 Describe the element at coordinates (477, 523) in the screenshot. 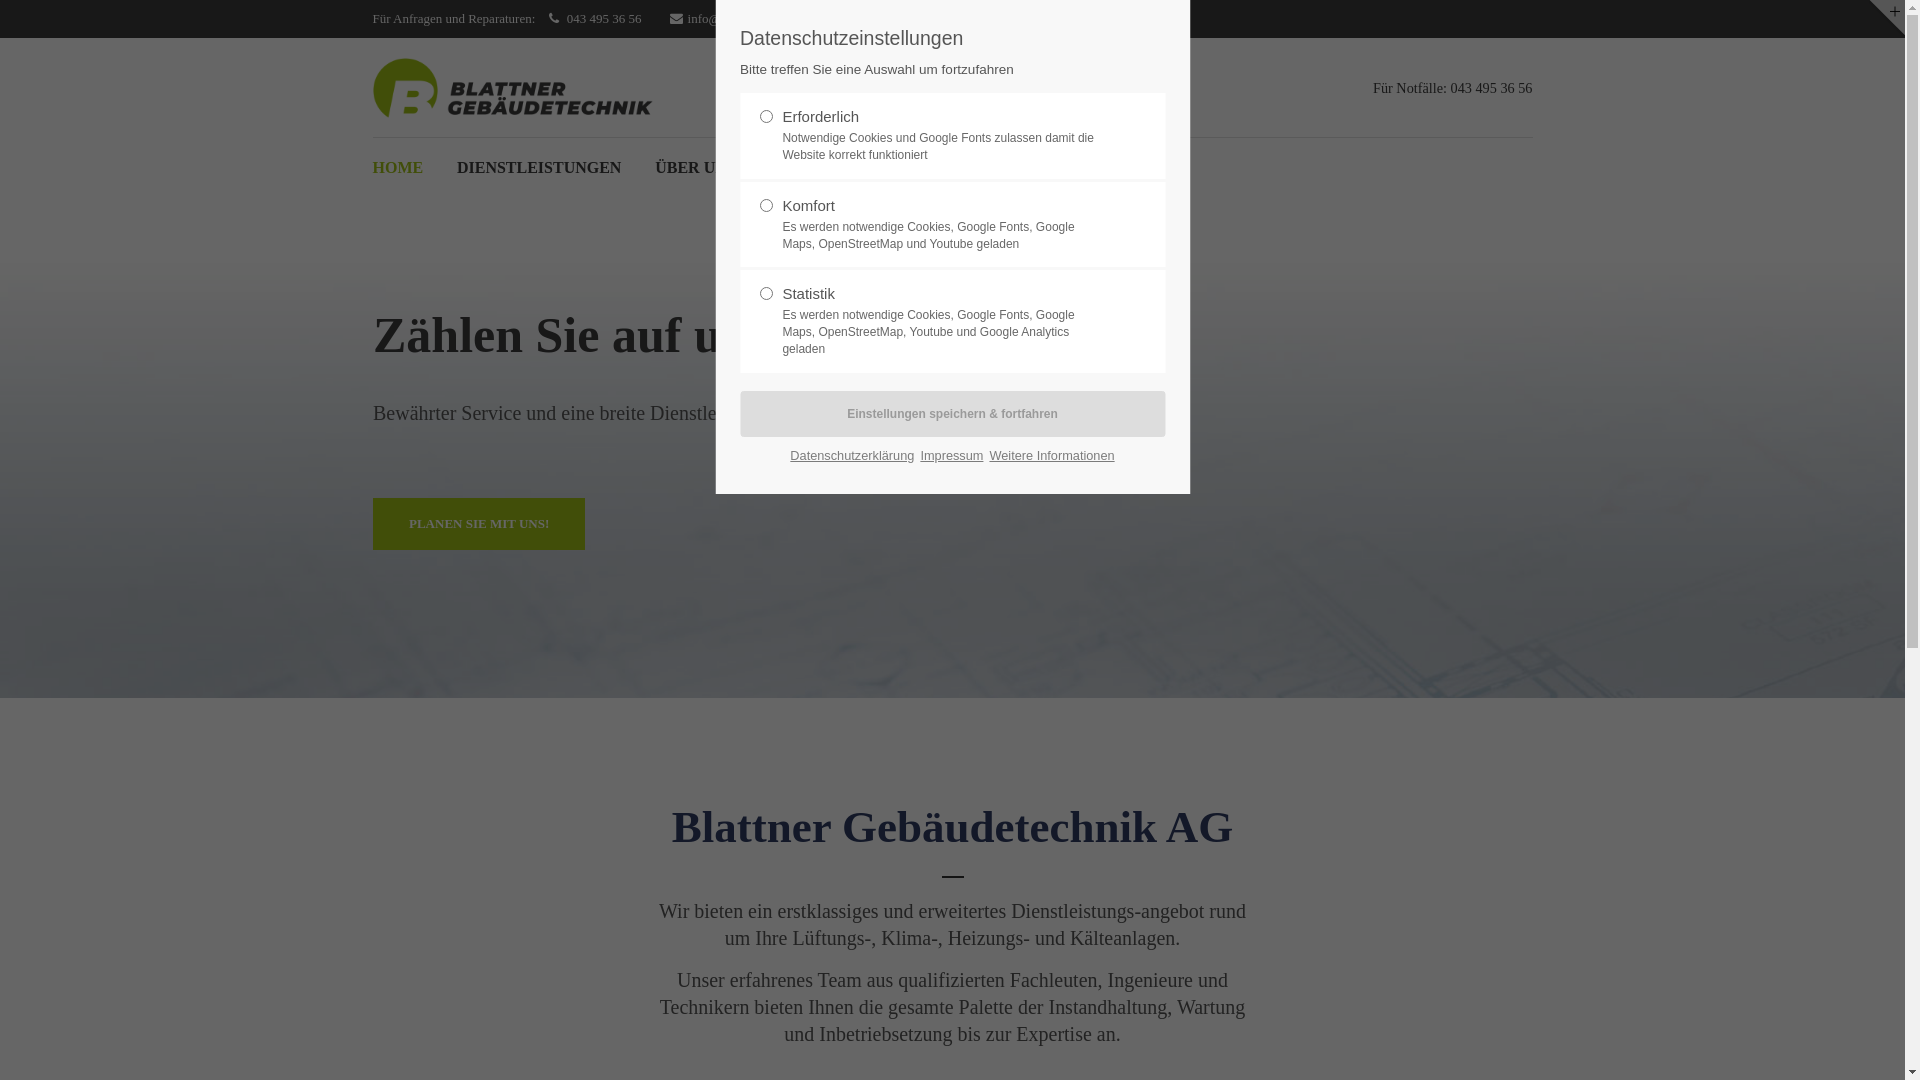

I see `'PLANEN SIE MIT UNS!'` at that location.